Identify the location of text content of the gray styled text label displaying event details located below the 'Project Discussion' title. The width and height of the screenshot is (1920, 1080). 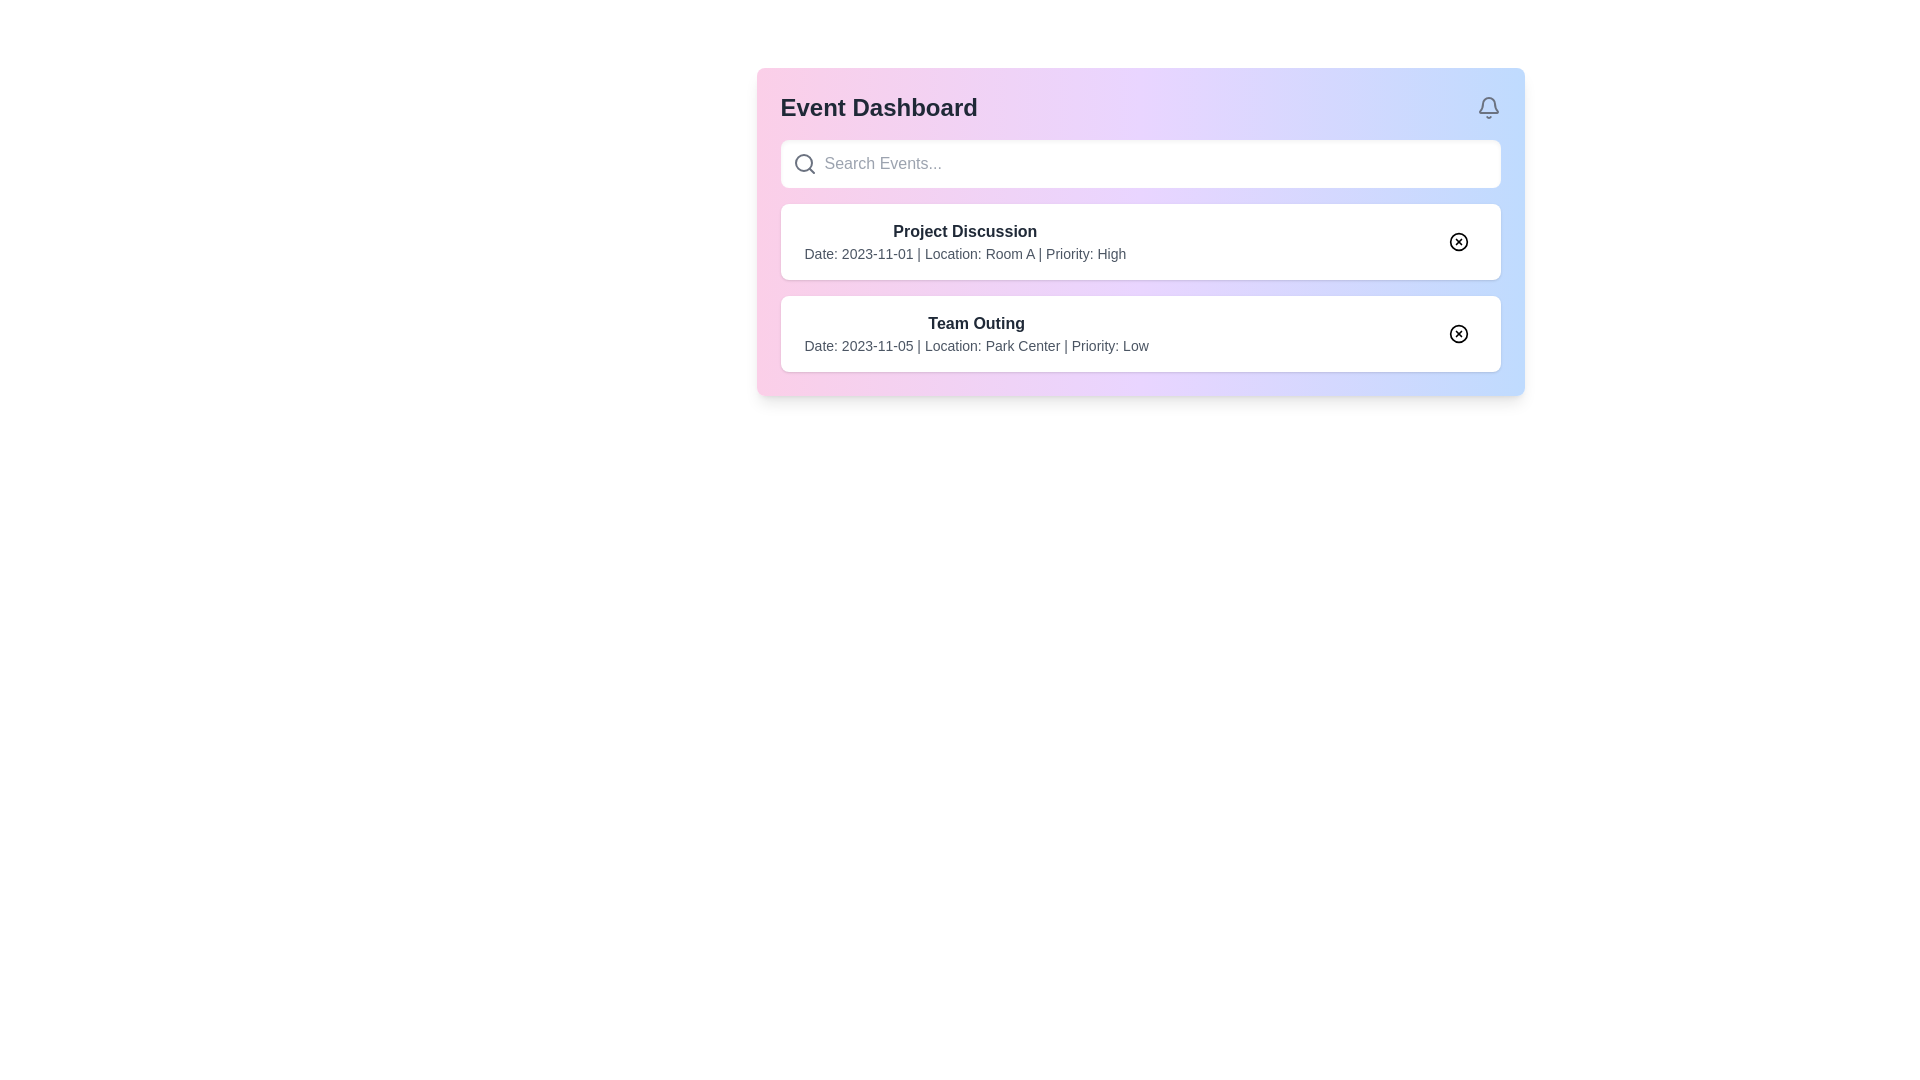
(965, 253).